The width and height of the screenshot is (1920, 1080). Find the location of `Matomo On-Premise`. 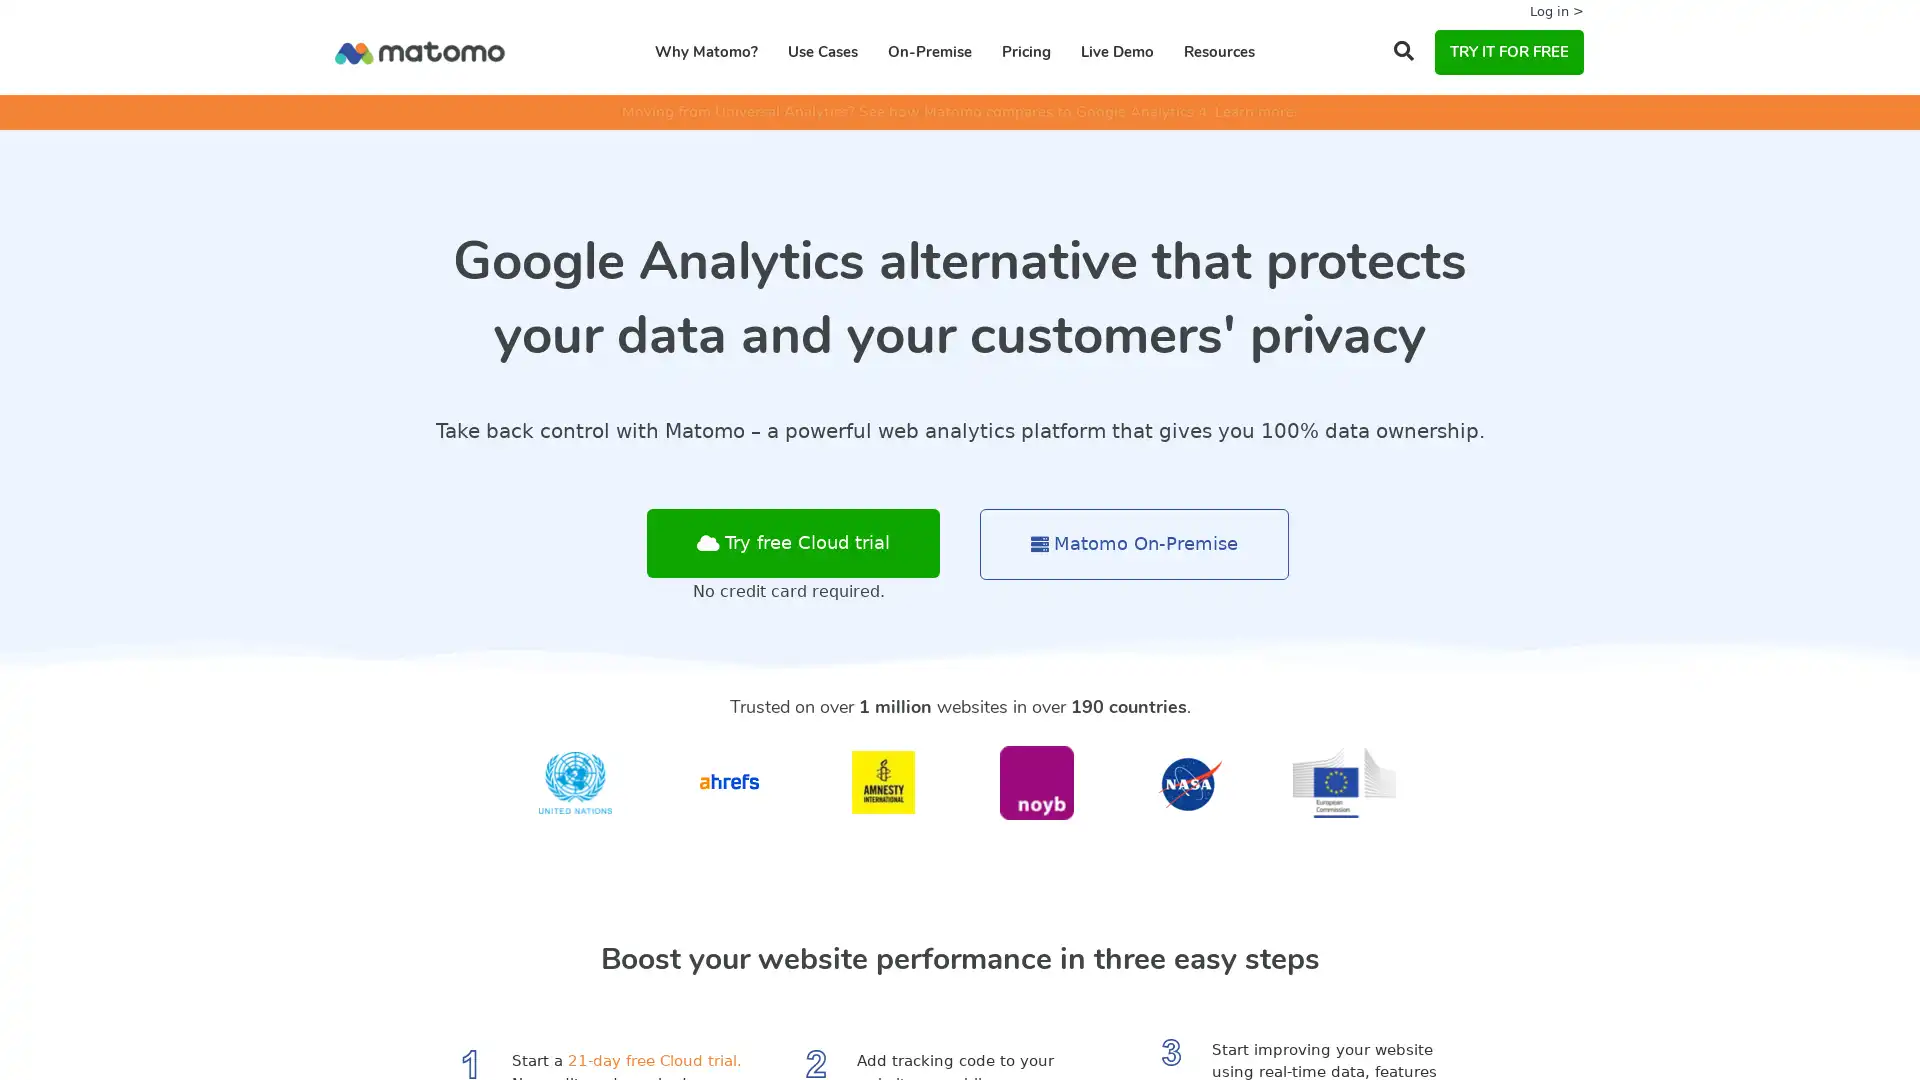

Matomo On-Premise is located at coordinates (1134, 544).